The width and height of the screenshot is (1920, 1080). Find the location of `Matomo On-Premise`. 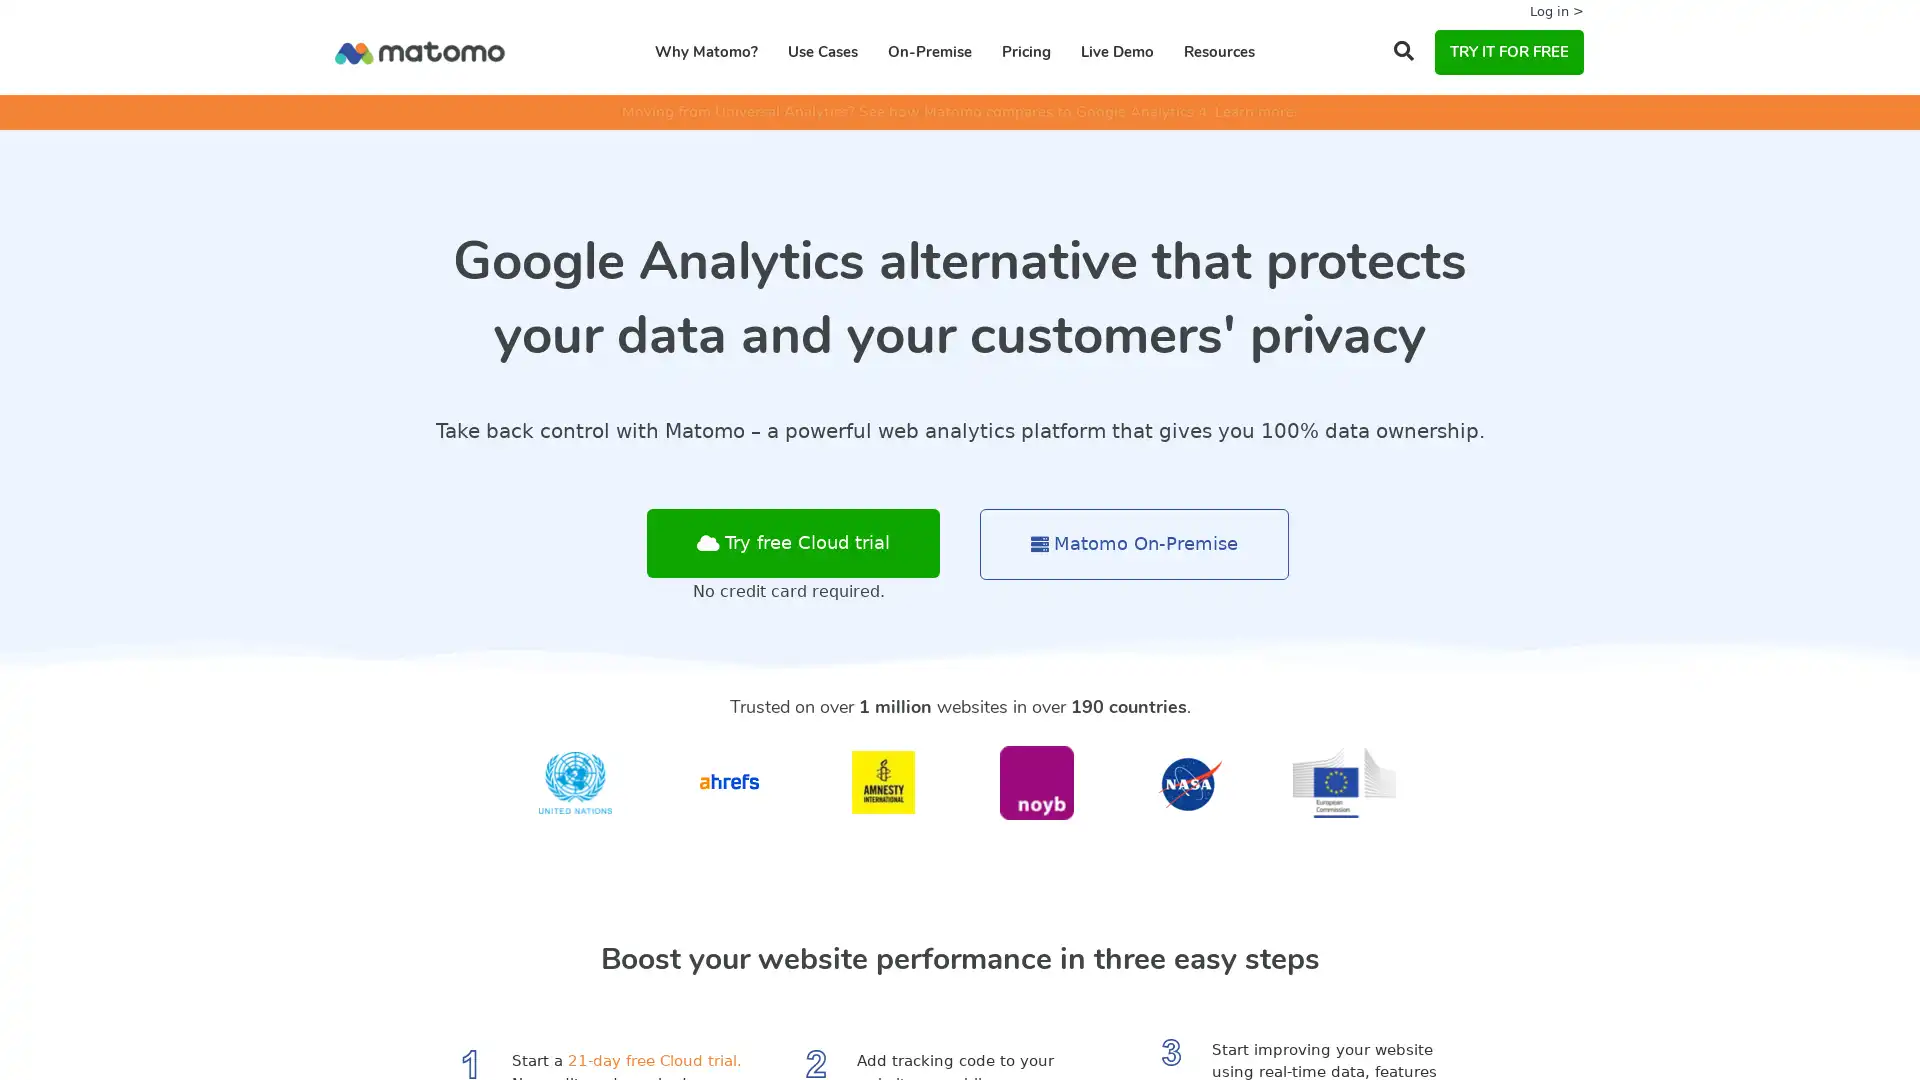

Matomo On-Premise is located at coordinates (1134, 544).